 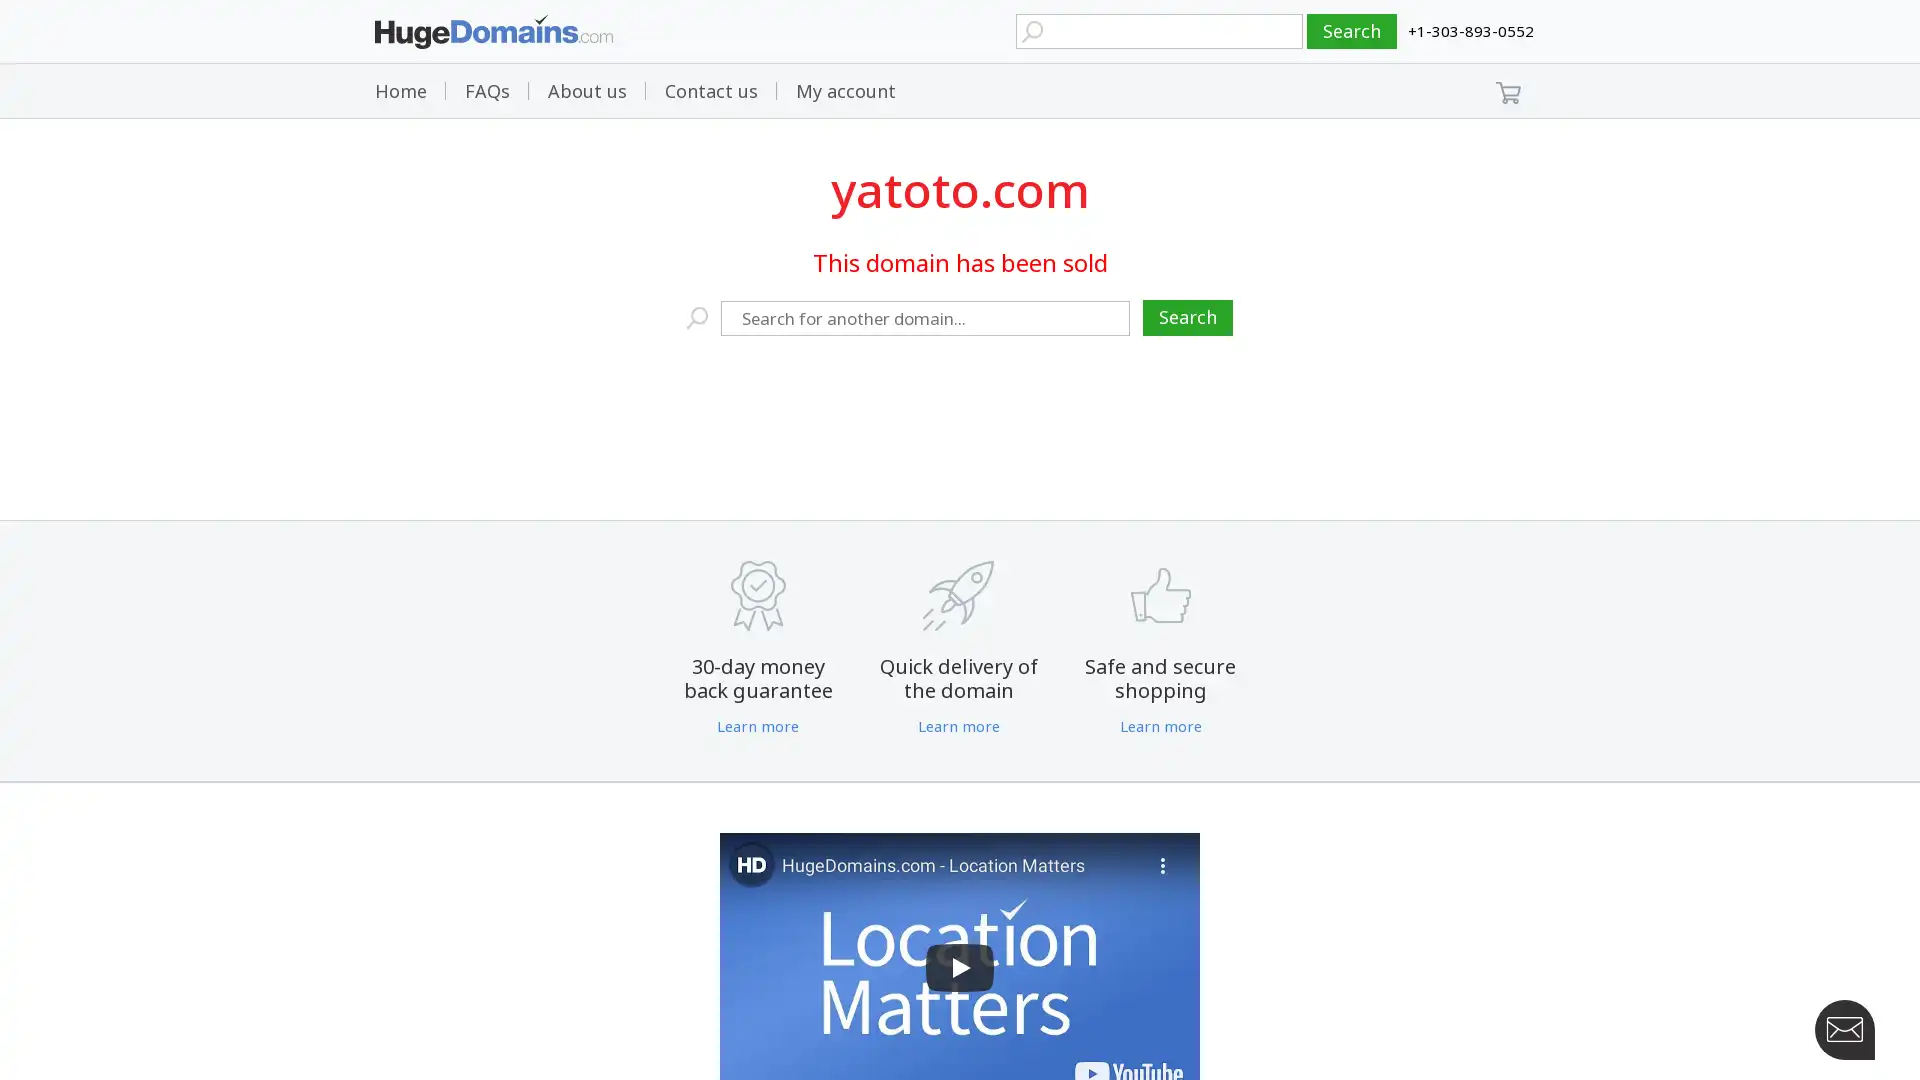 What do you see at coordinates (1188, 316) in the screenshot?
I see `Search` at bounding box center [1188, 316].